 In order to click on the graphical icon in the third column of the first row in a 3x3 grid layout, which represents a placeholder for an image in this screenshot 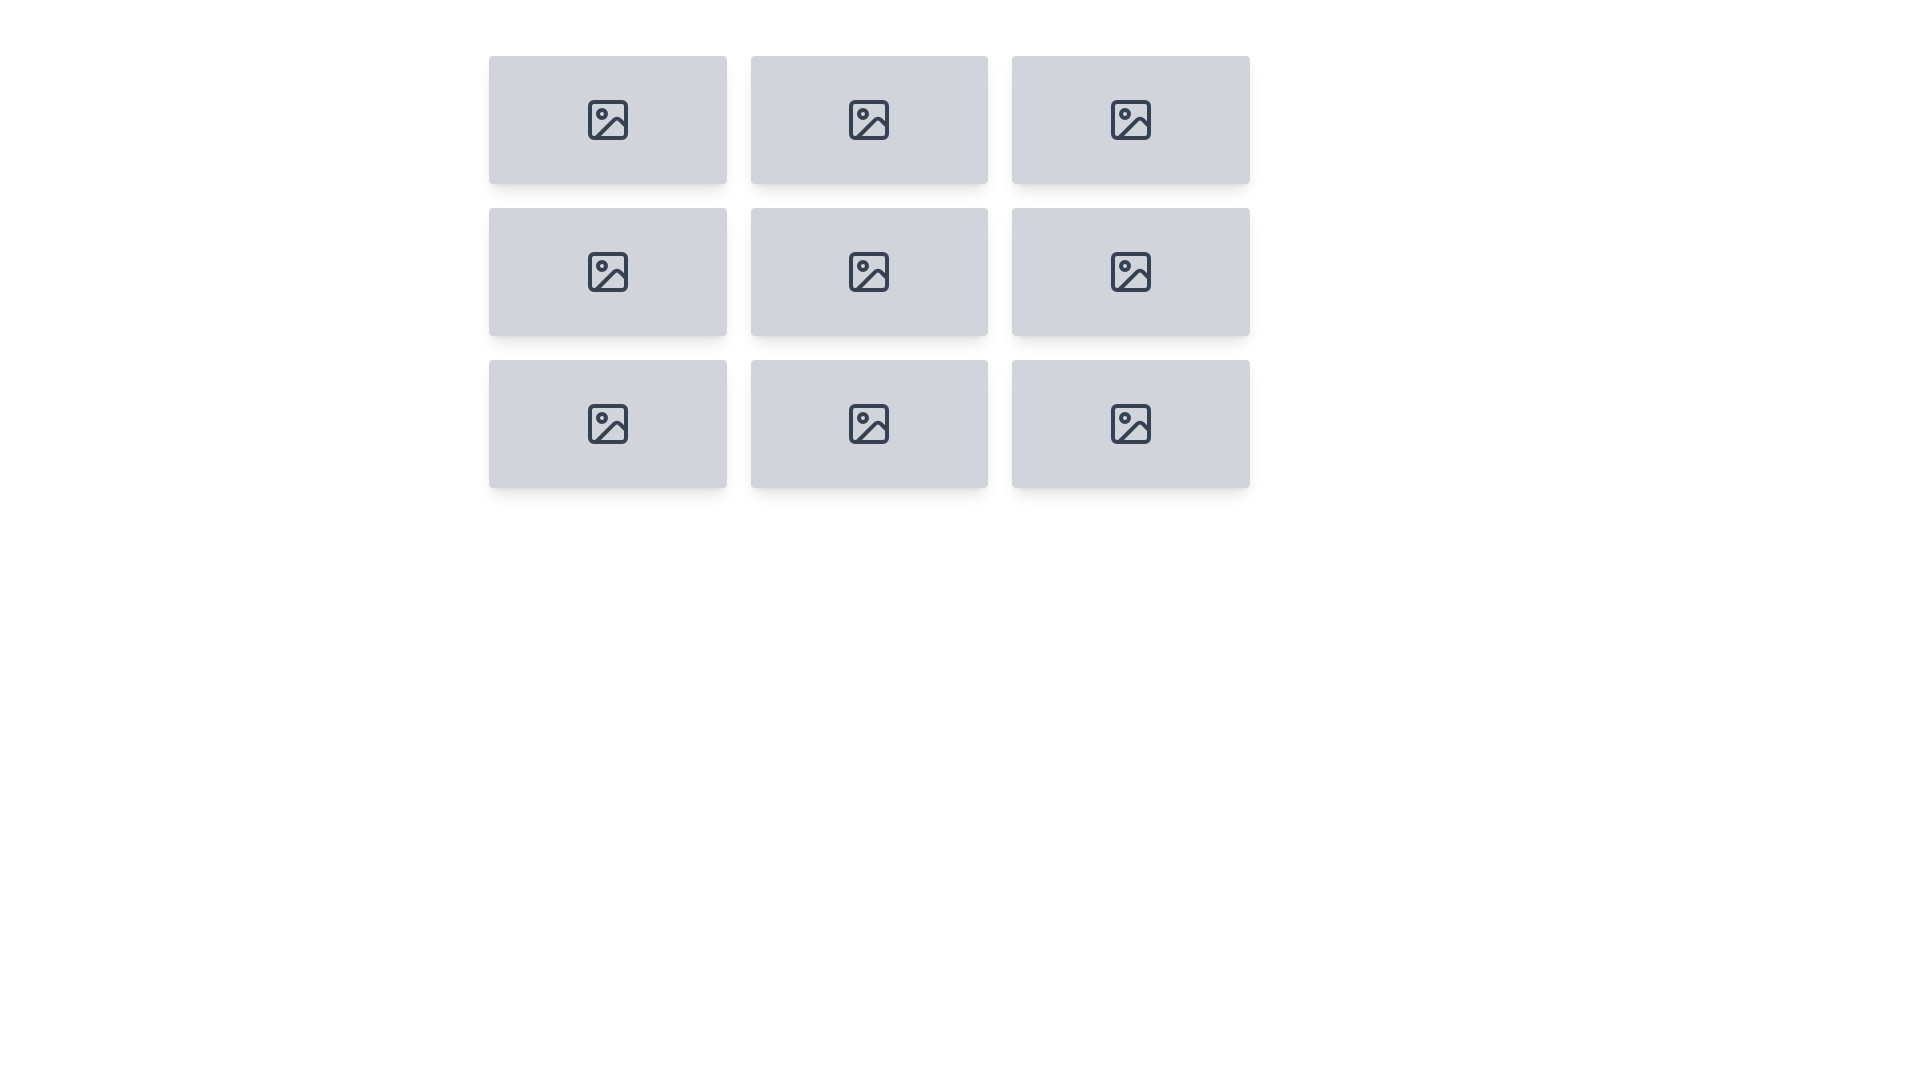, I will do `click(1131, 119)`.